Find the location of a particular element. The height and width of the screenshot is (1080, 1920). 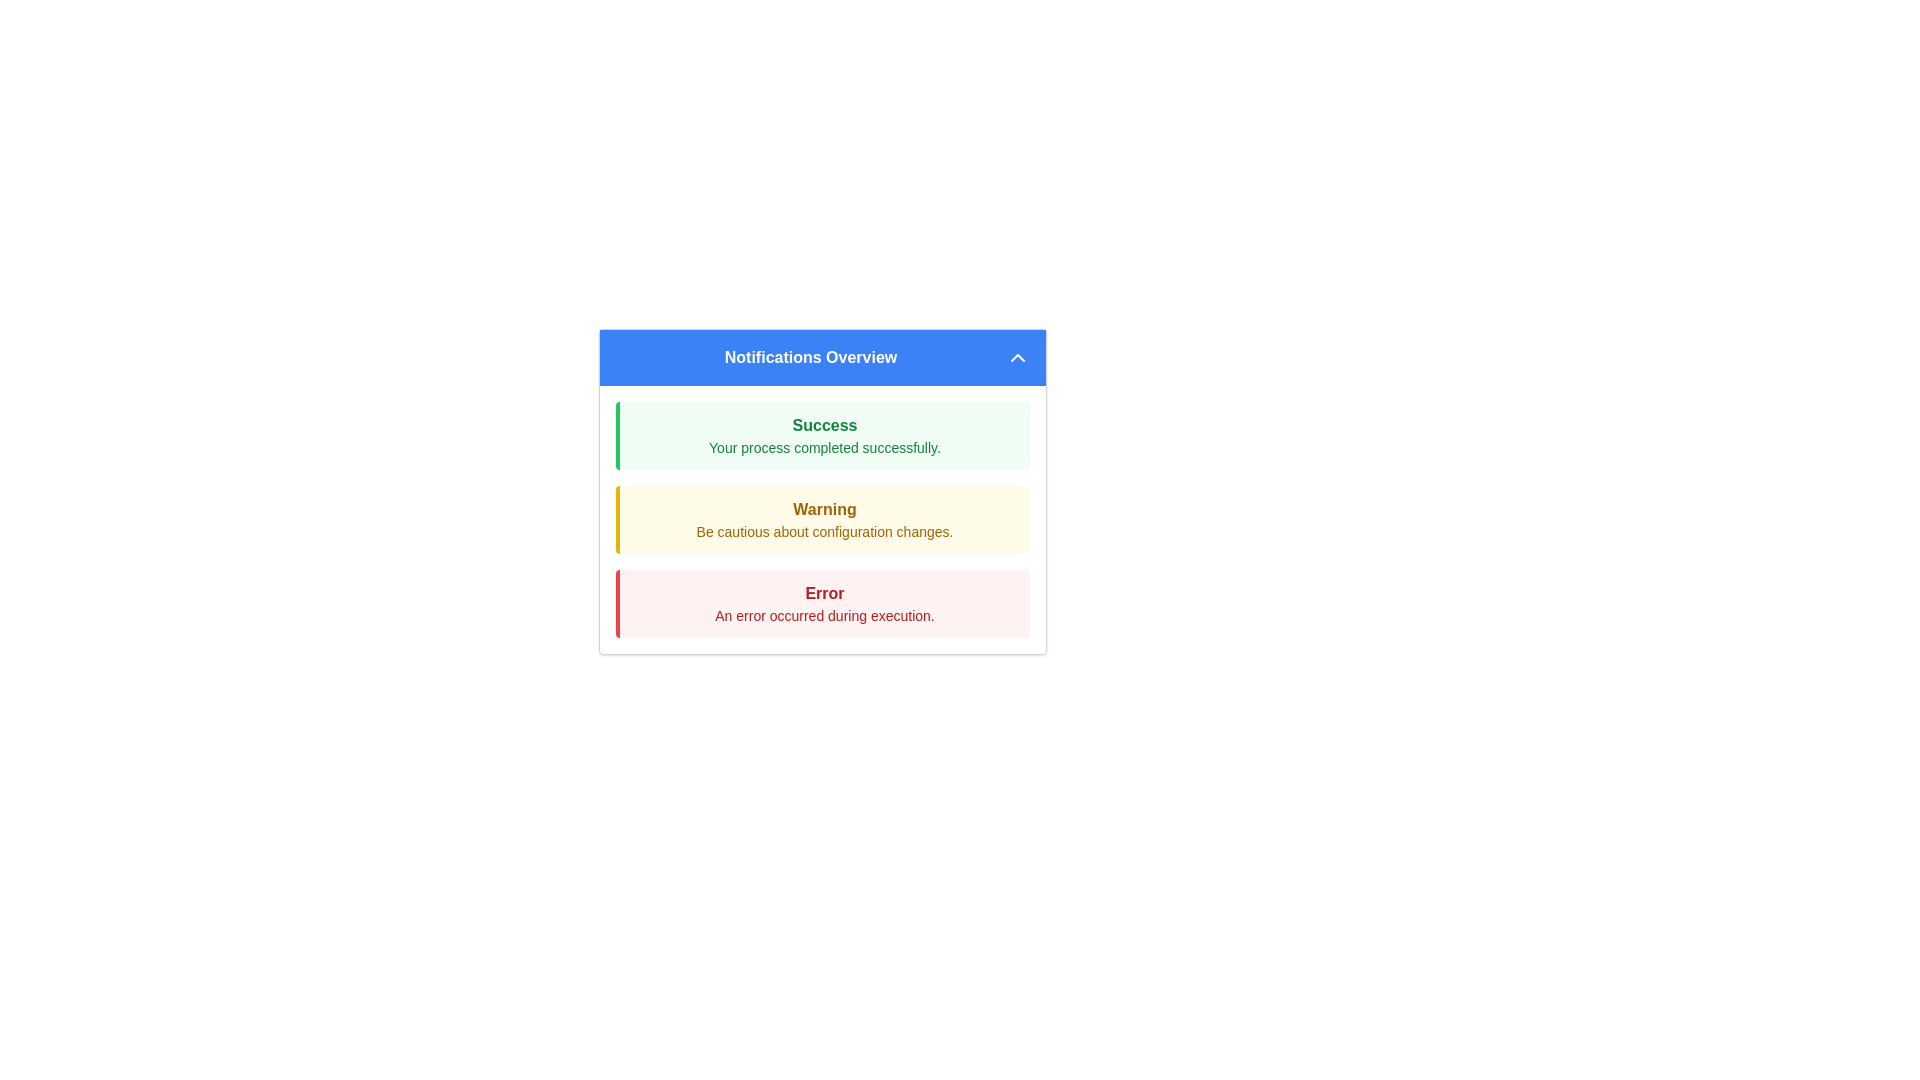

the warning by clicking on the Notification card located in the Notifications Overview panel, which is the second item in the vertically stacked list of notifications is located at coordinates (822, 492).